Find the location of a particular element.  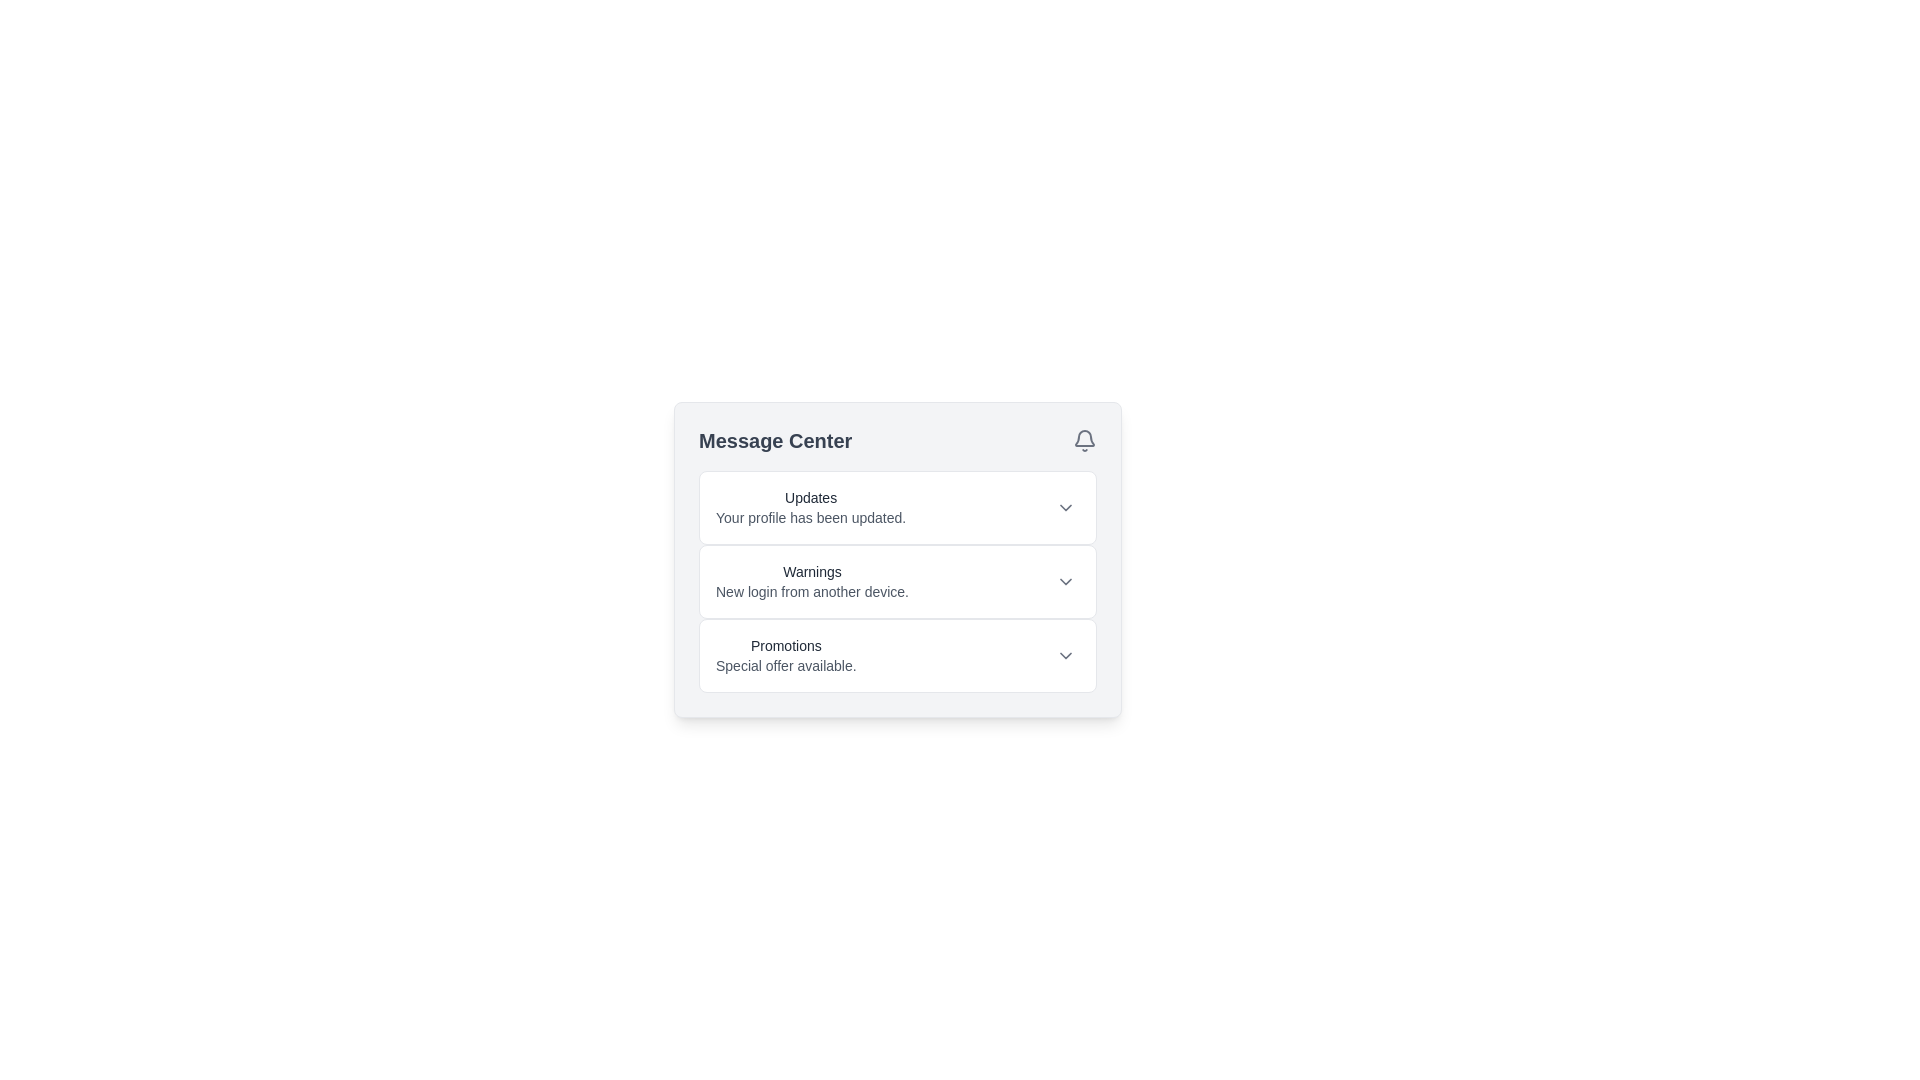

the 'Warnings' notification item in the Message Center is located at coordinates (896, 582).